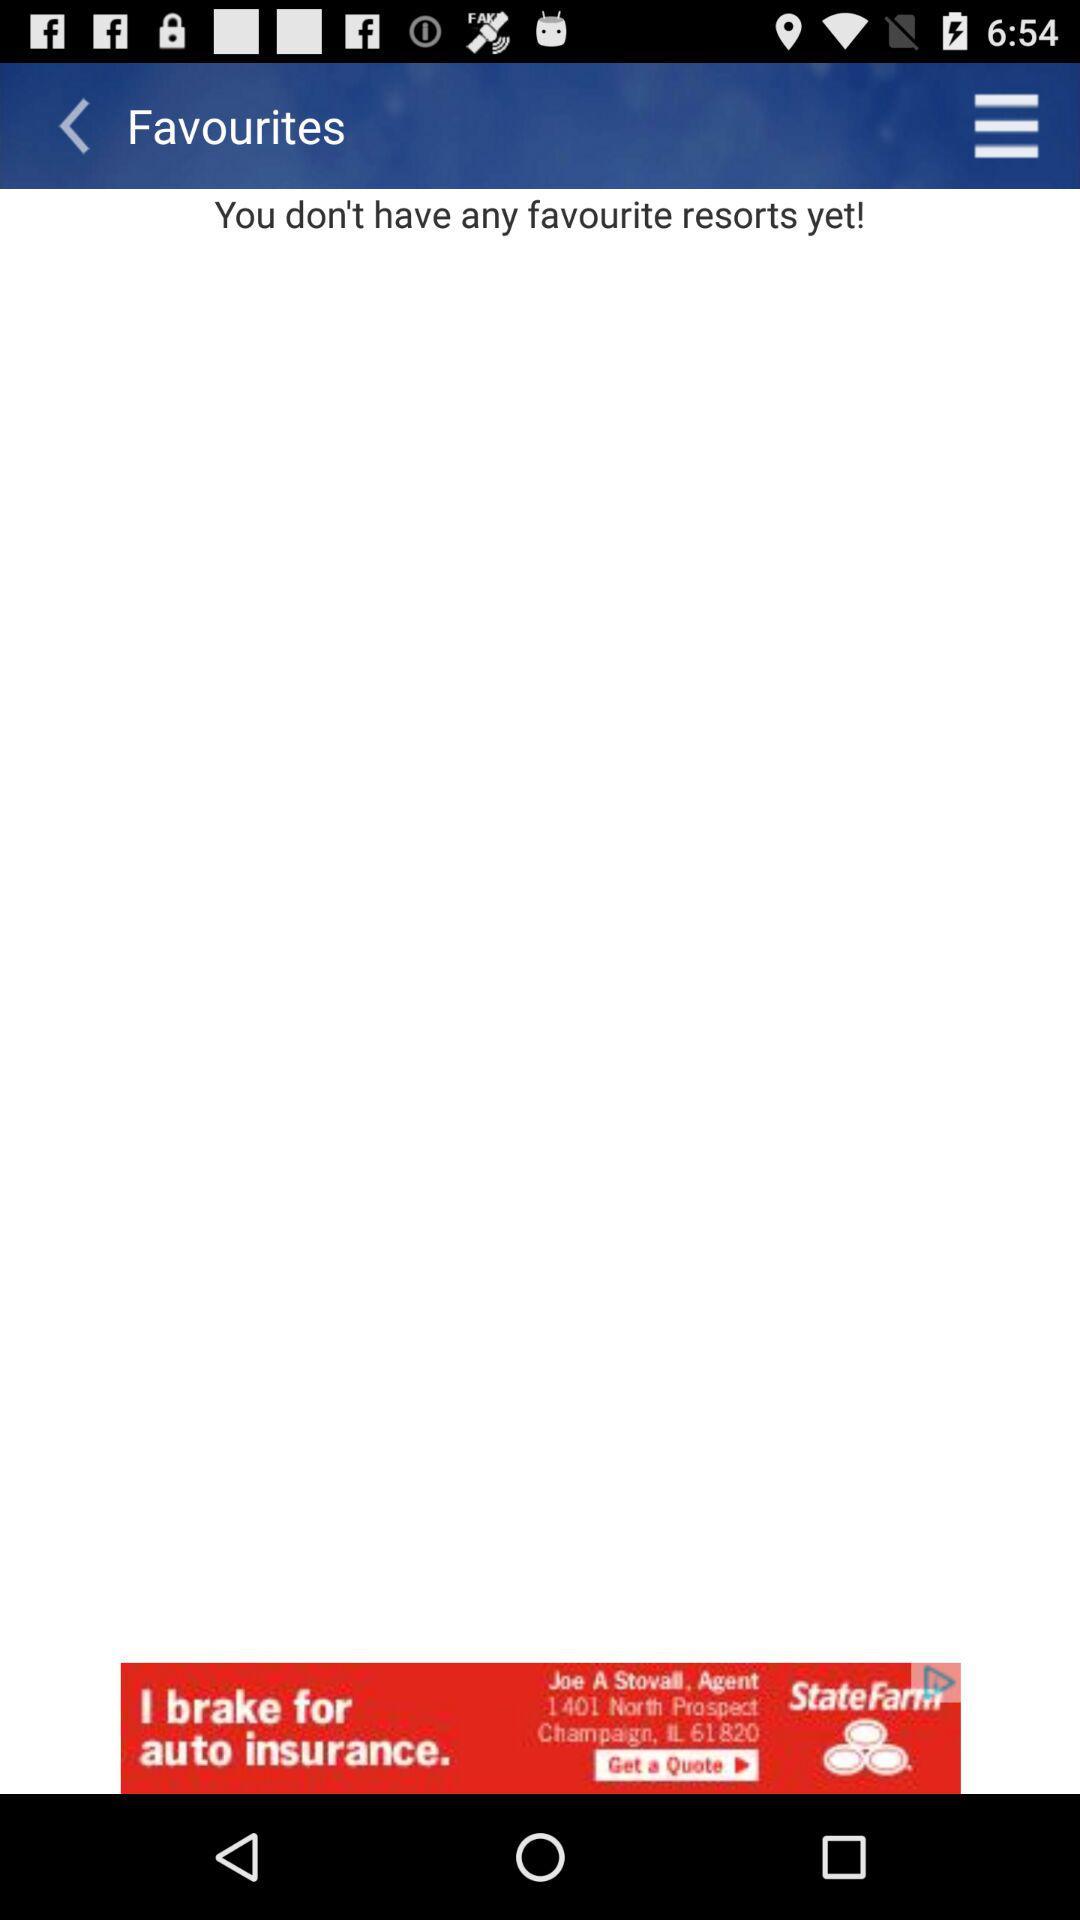  What do you see at coordinates (540, 1727) in the screenshot?
I see `advertisement area` at bounding box center [540, 1727].